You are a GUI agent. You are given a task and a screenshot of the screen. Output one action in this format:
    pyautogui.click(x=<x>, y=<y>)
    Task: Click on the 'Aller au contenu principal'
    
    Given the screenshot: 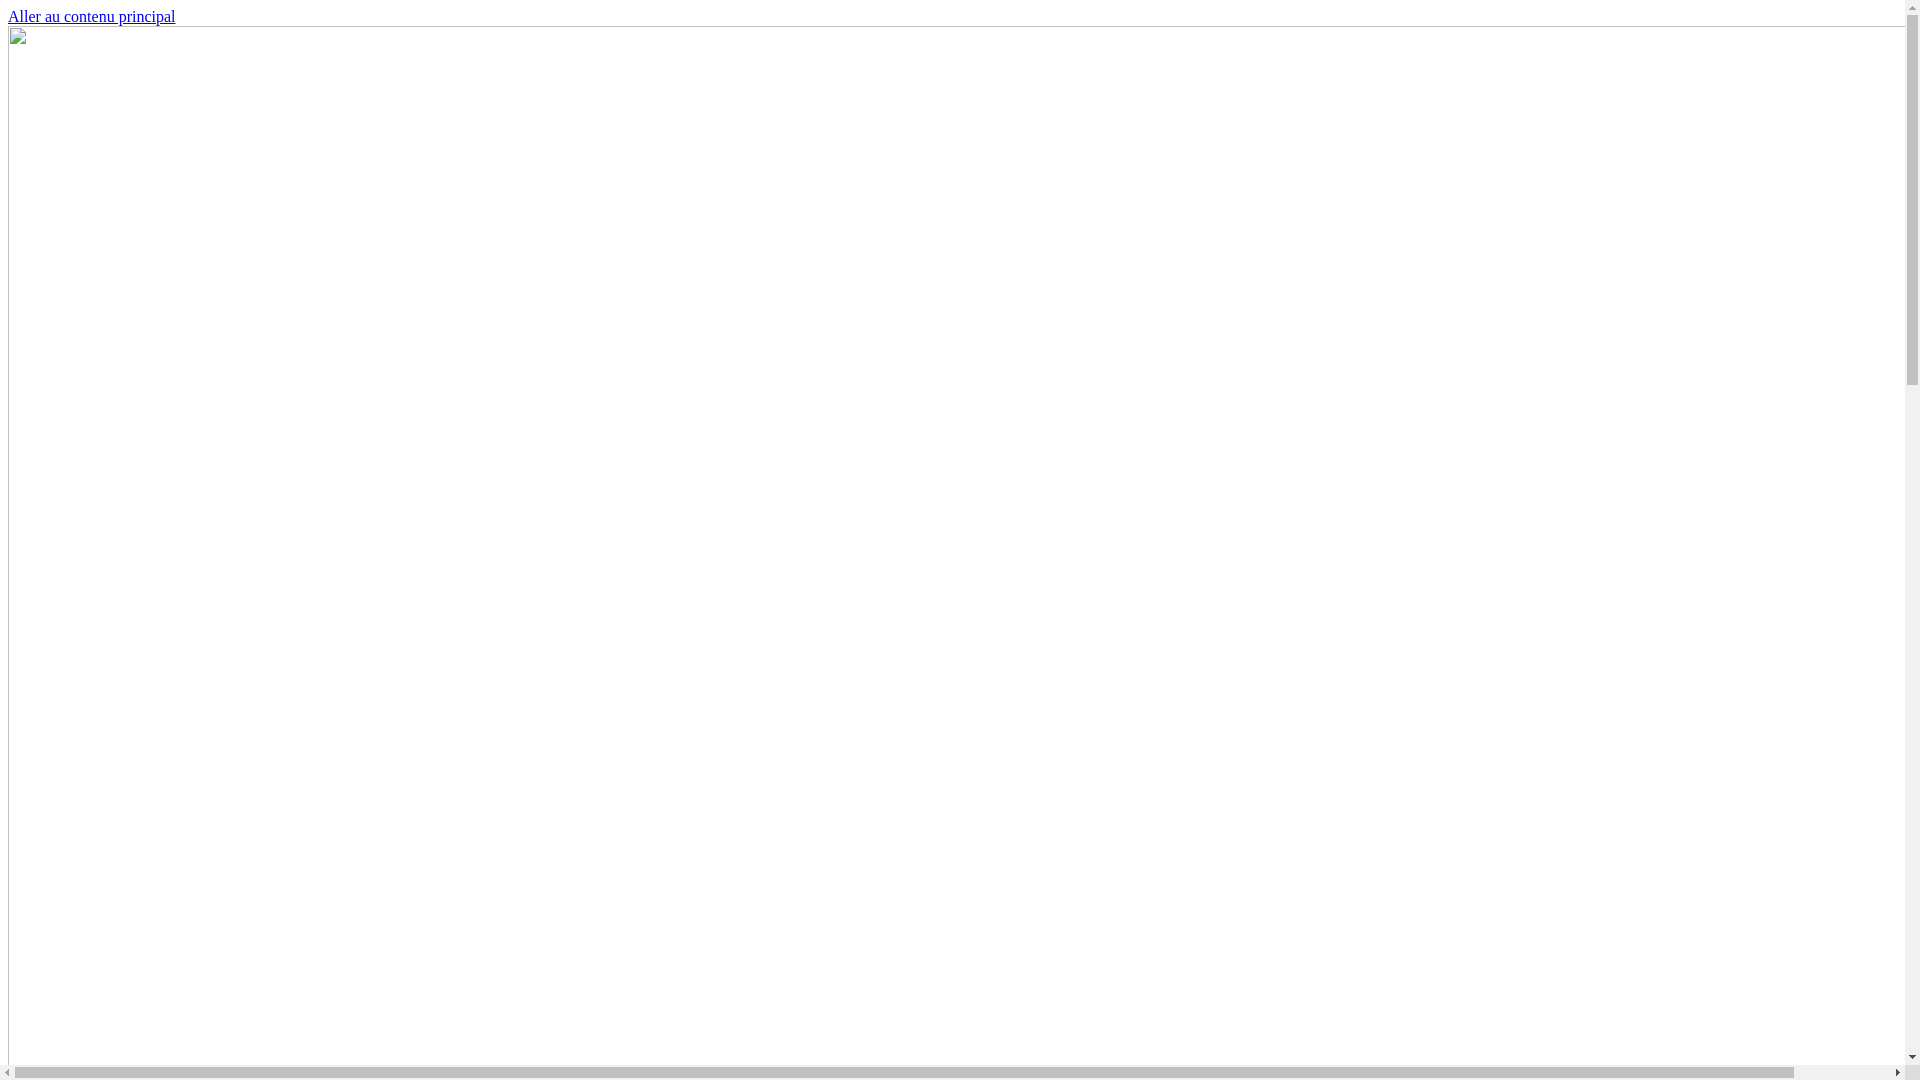 What is the action you would take?
    pyautogui.click(x=90, y=16)
    